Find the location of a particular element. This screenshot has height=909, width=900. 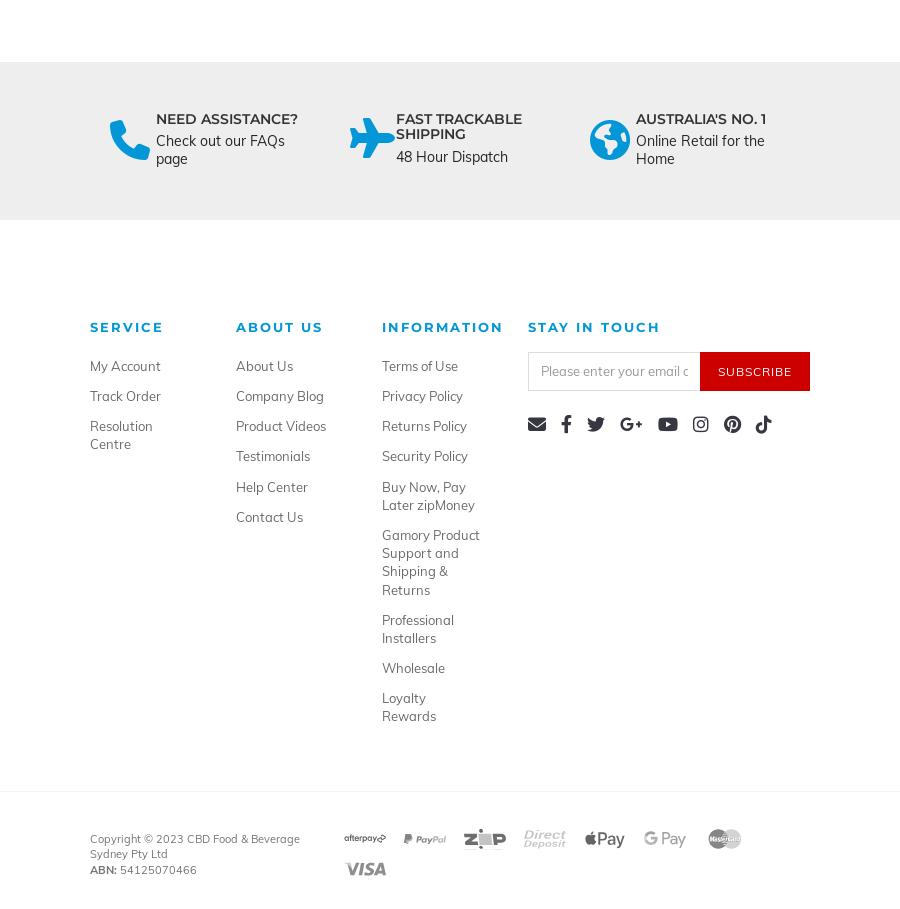

'NEED ASSISTANCE?' is located at coordinates (225, 117).